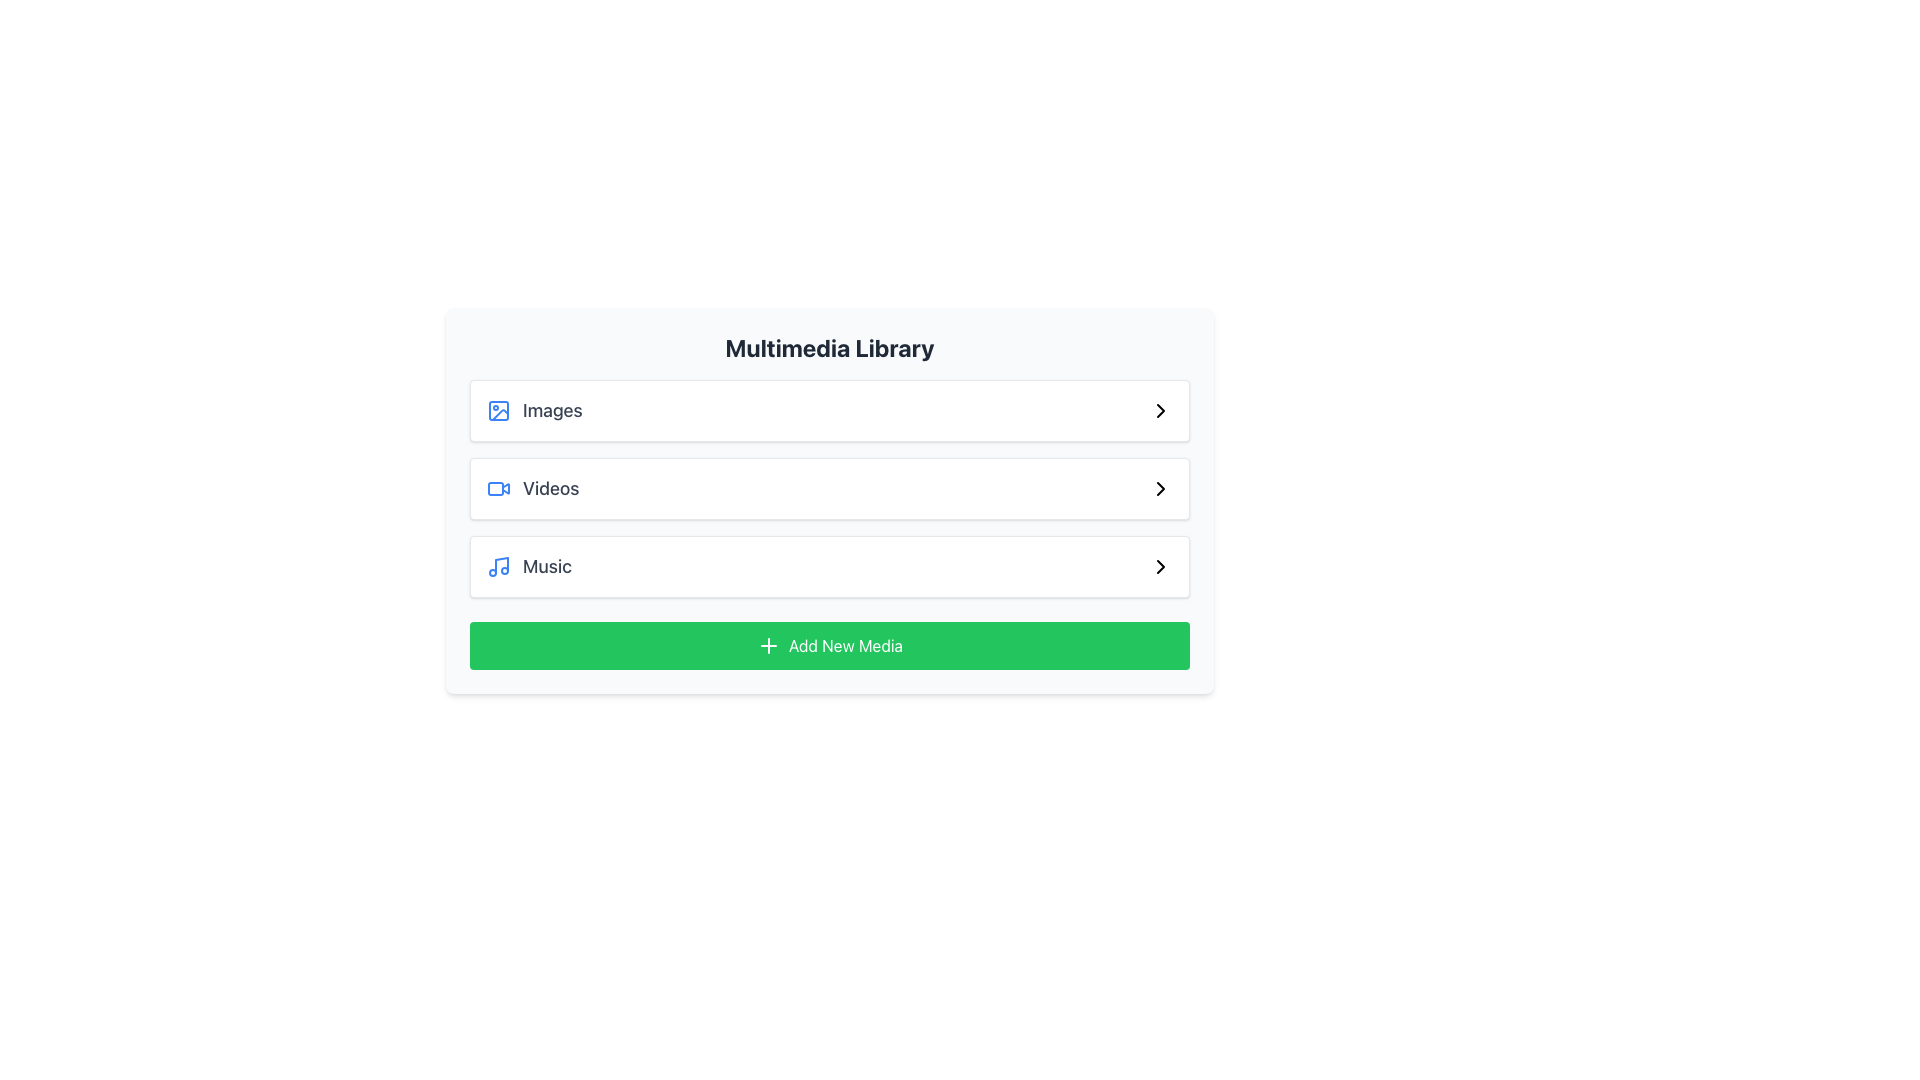 The width and height of the screenshot is (1920, 1080). I want to click on the second button in the vertical list of three cards labeled 'Multimedia Library', which is related to videos, so click(830, 500).